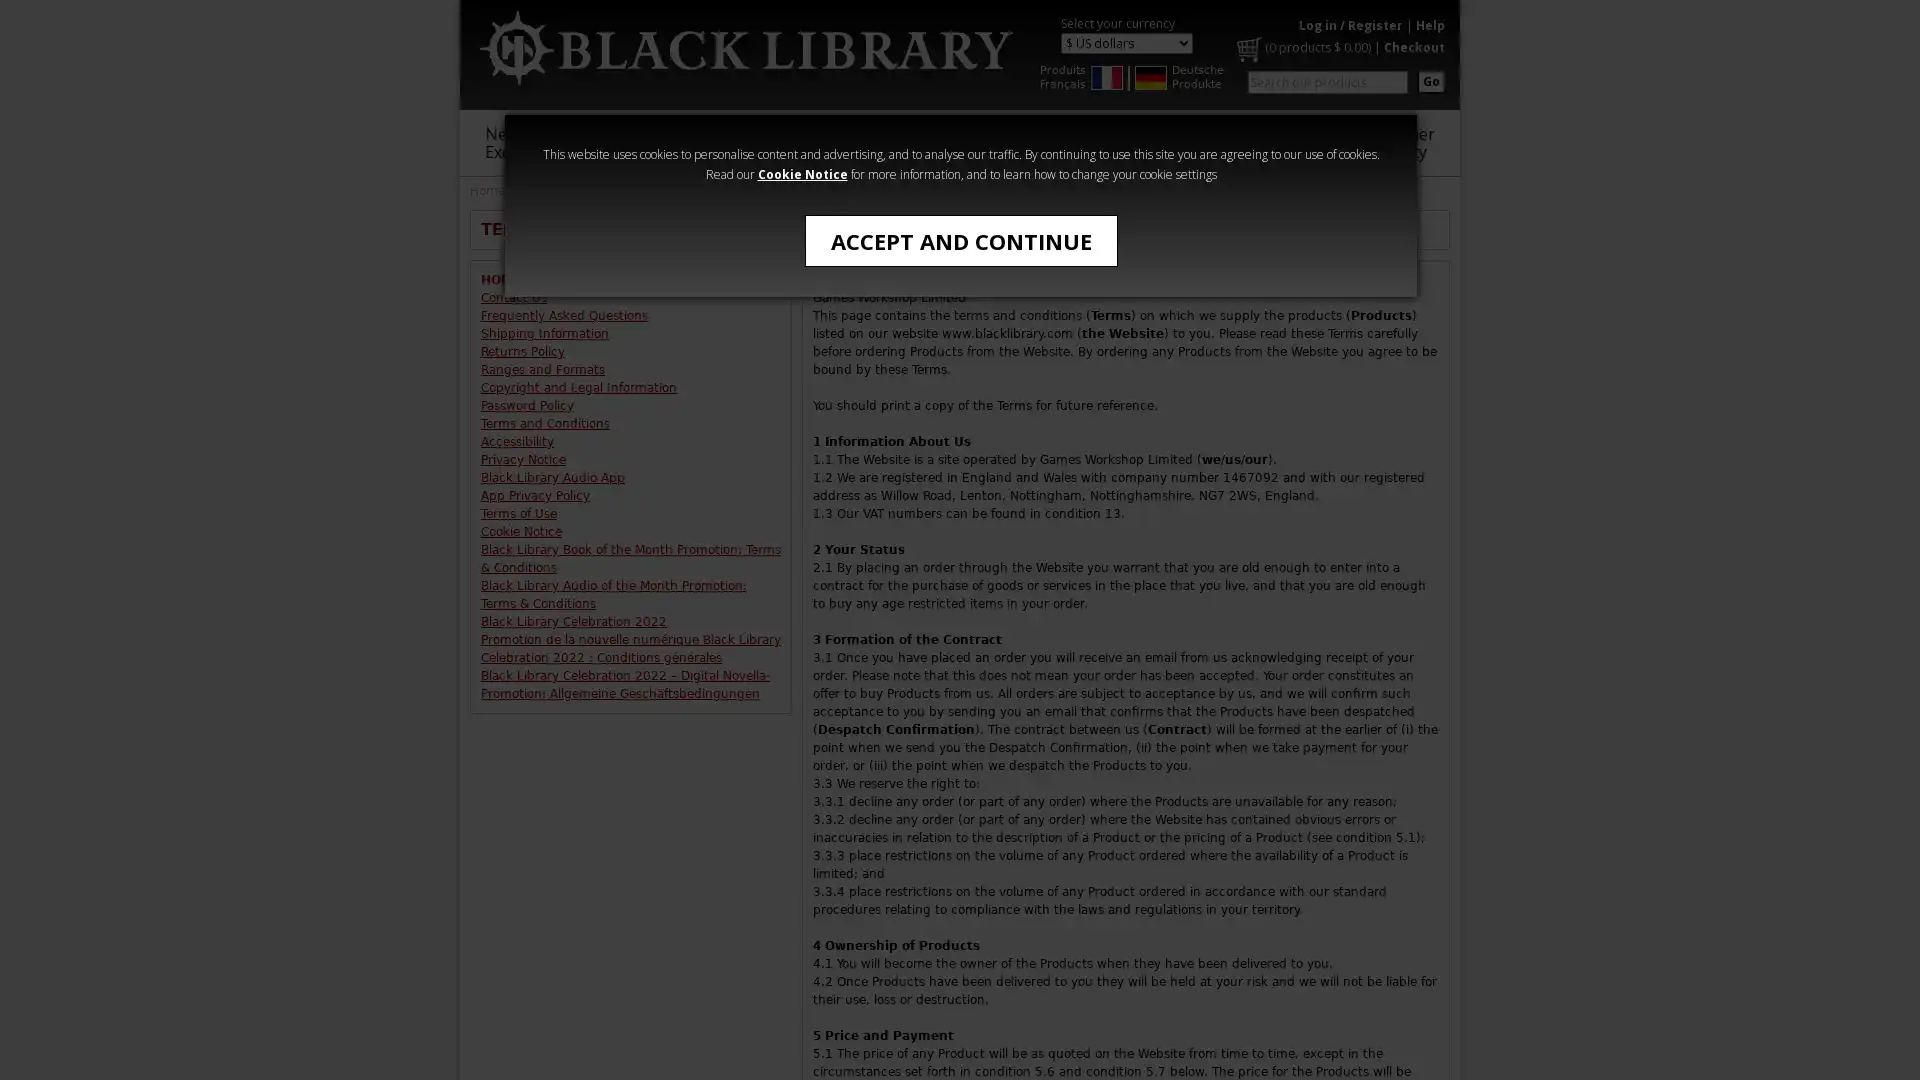 The height and width of the screenshot is (1080, 1920). I want to click on ACCEPT AND CONTINUE, so click(960, 239).